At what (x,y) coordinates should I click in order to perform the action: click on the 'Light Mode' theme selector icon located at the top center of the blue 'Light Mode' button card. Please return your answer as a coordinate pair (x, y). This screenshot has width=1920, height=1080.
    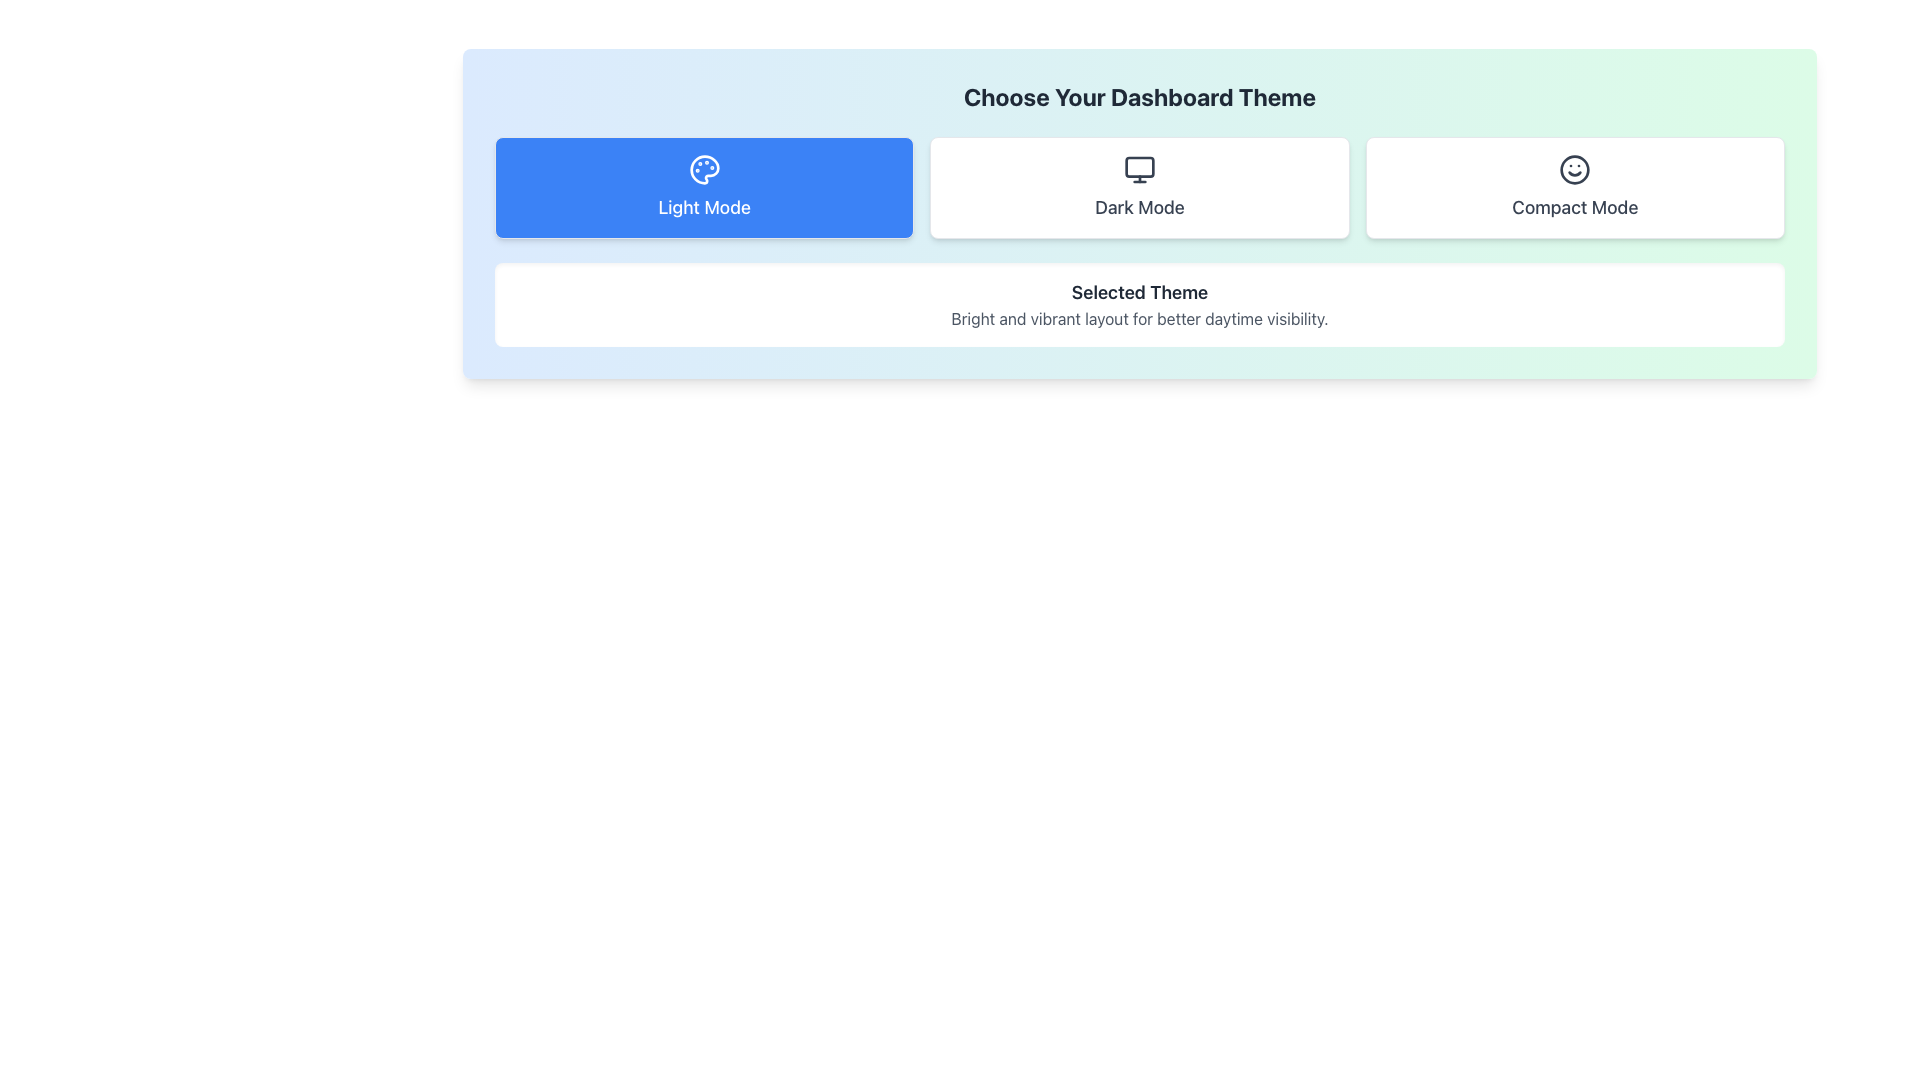
    Looking at the image, I should click on (704, 168).